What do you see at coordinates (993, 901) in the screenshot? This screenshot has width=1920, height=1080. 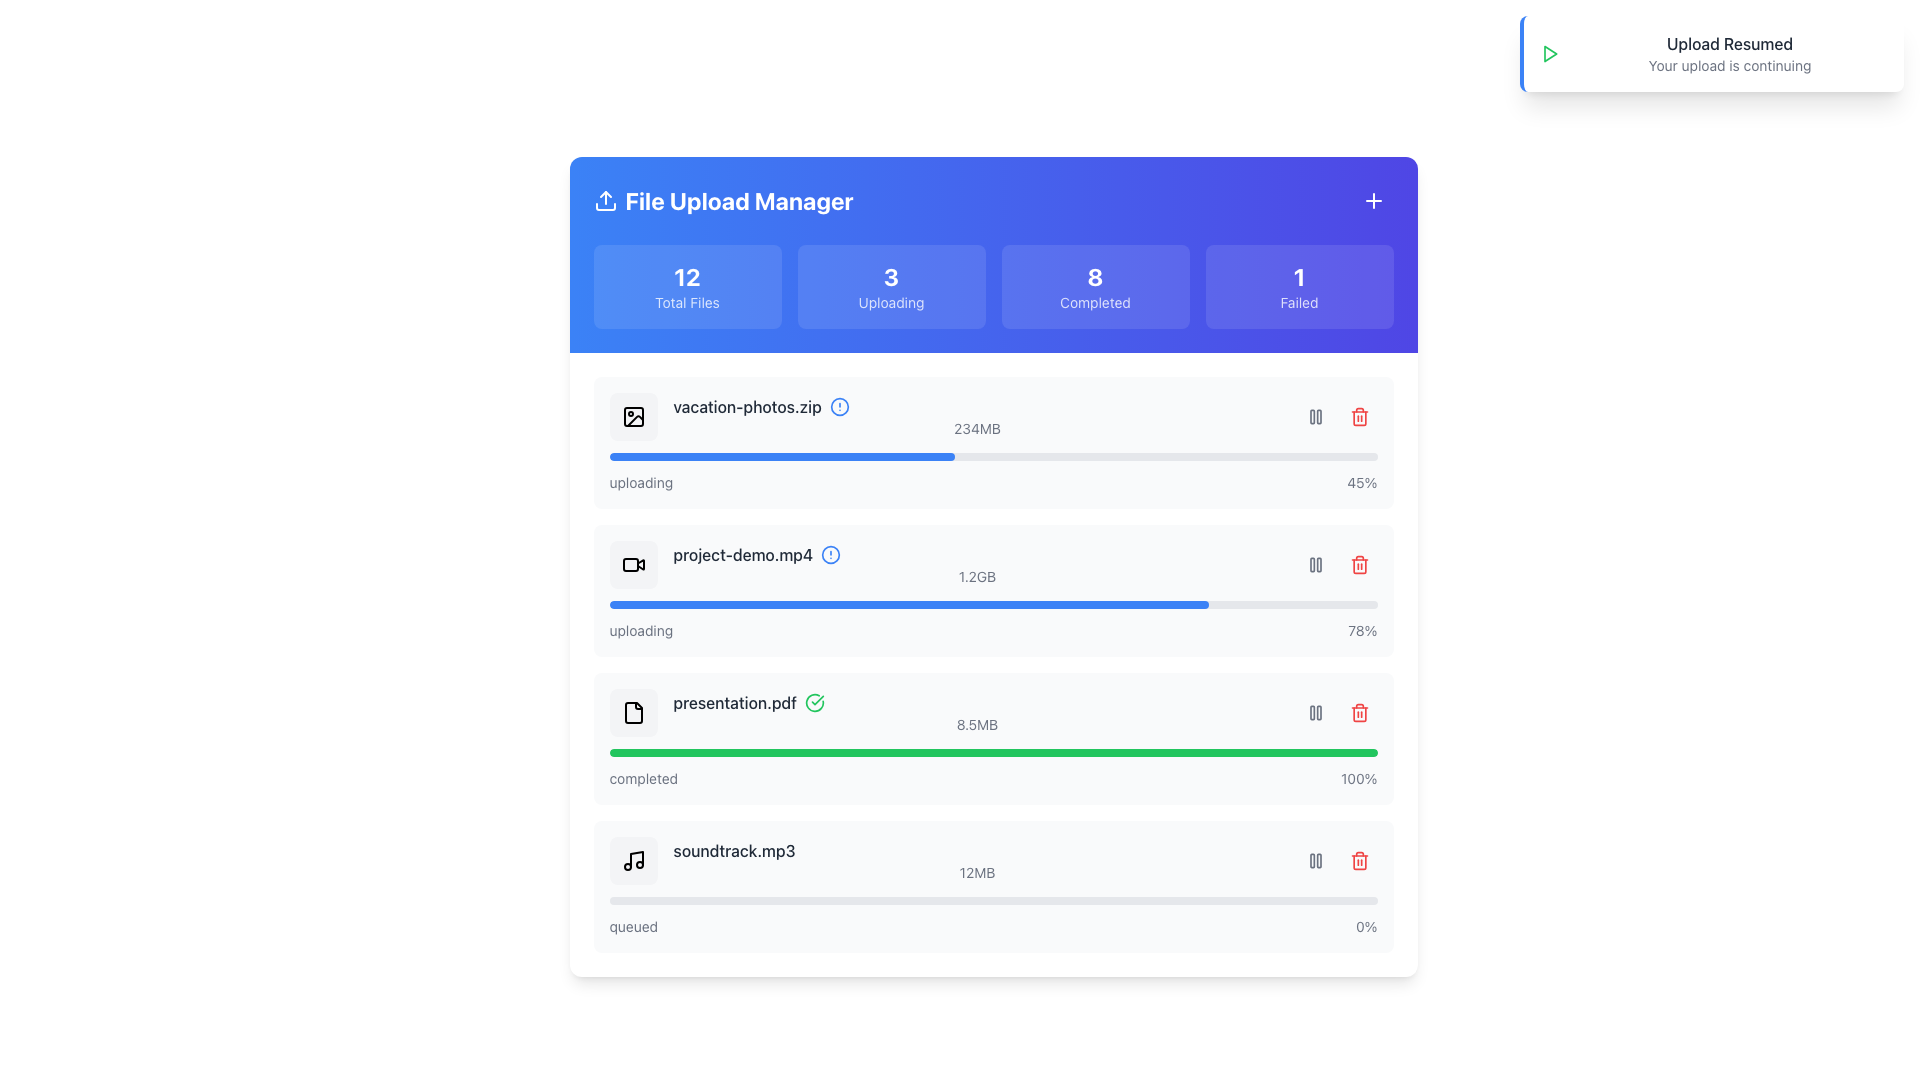 I see `the progress bar indicating the upload status of the file 'soundtrack.mp3', located at the bottom of the list, below the file size and status indicator` at bounding box center [993, 901].